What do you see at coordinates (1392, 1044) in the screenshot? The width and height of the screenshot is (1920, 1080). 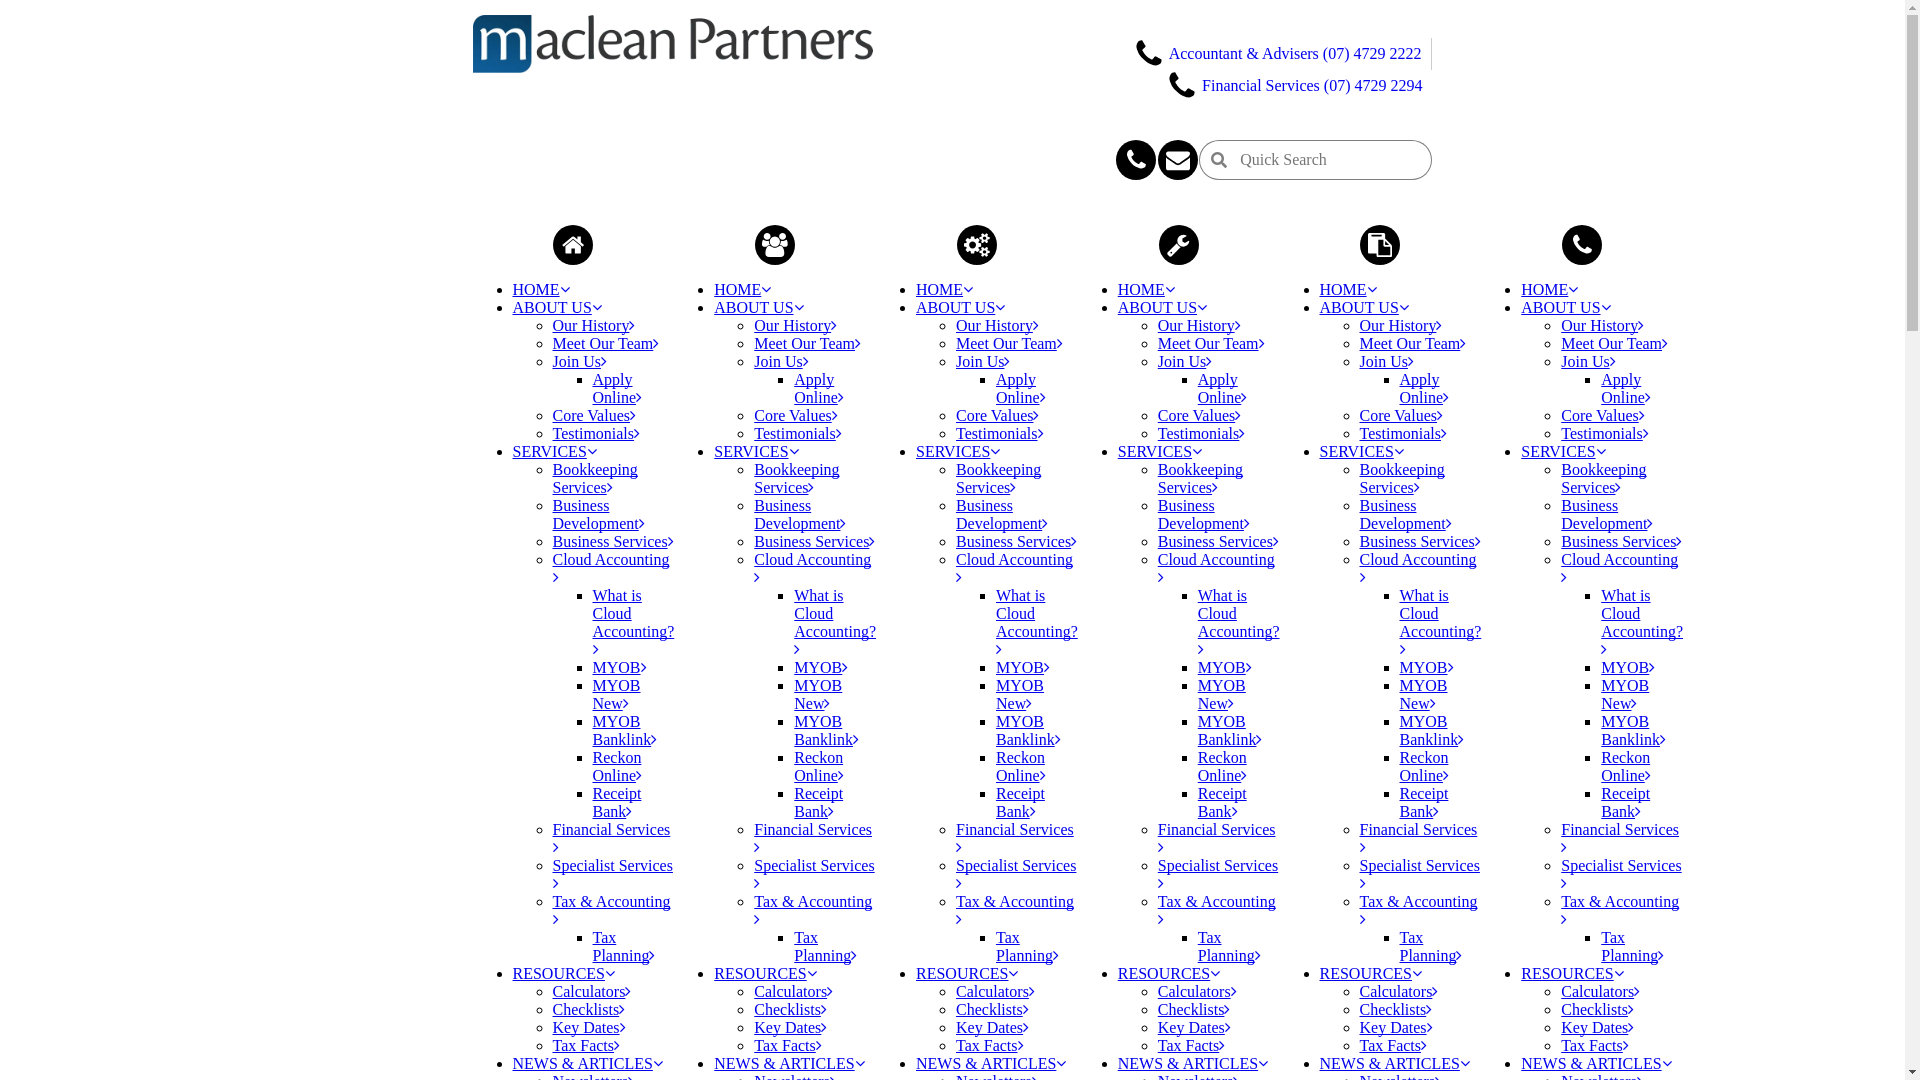 I see `'Tax Facts'` at bounding box center [1392, 1044].